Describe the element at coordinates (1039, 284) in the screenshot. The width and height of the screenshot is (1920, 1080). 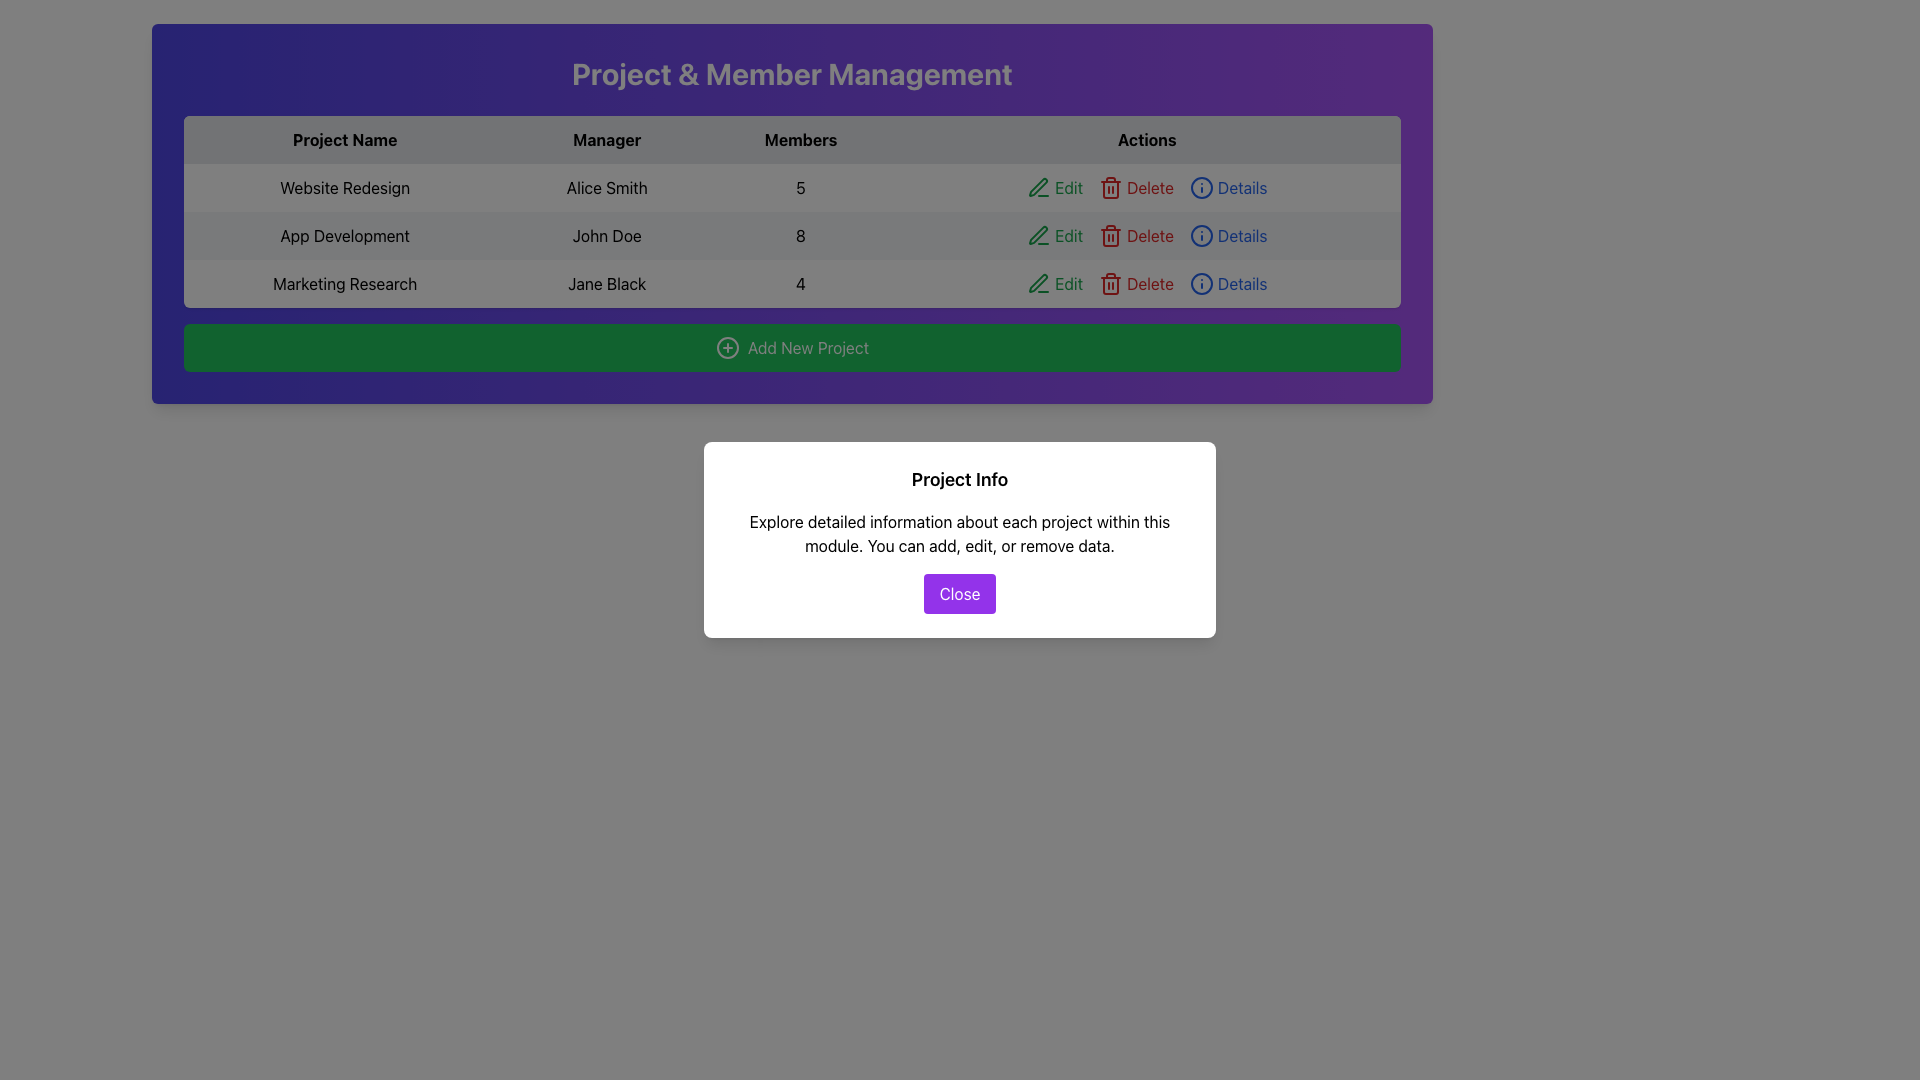
I see `the 'Edit' action icon in the 'Actions' column of the table for the 'Marketing Research' project in the third row` at that location.